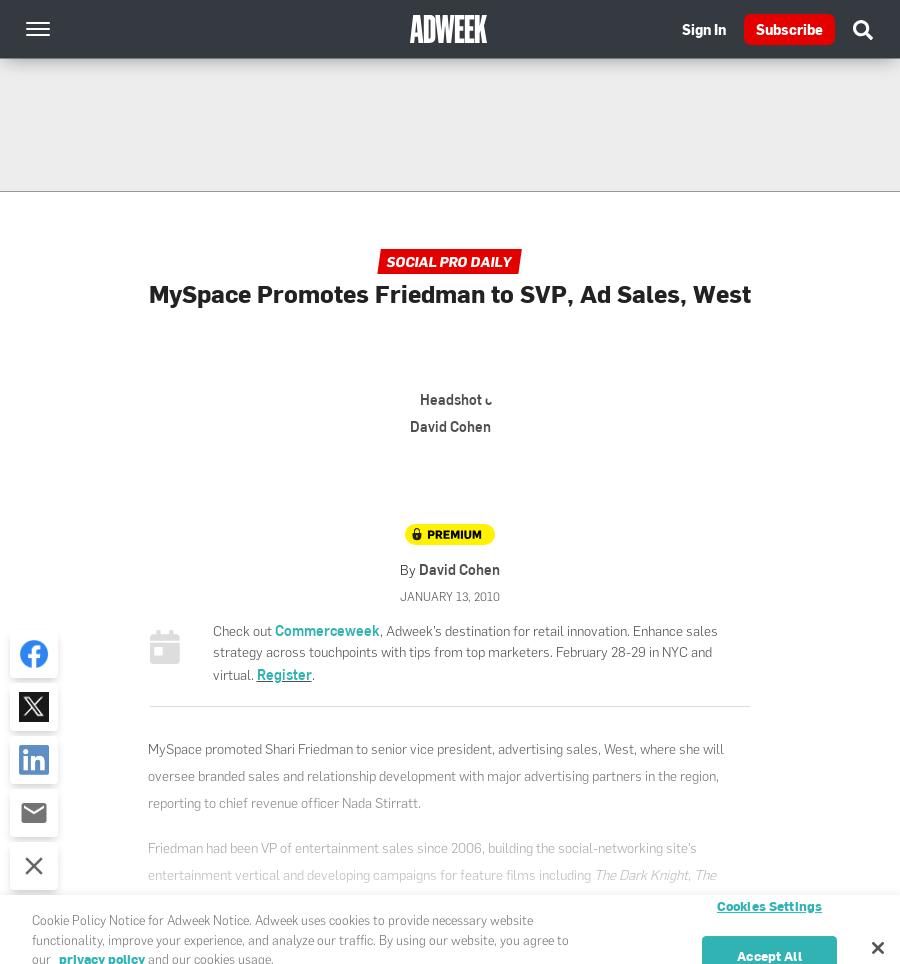  Describe the element at coordinates (212, 652) in the screenshot. I see `', Adweek’s destination for retail innovation. Enhance sales strategy across touchpoints with tips from top marketers. February 28-29 in NYC and virtual.'` at that location.